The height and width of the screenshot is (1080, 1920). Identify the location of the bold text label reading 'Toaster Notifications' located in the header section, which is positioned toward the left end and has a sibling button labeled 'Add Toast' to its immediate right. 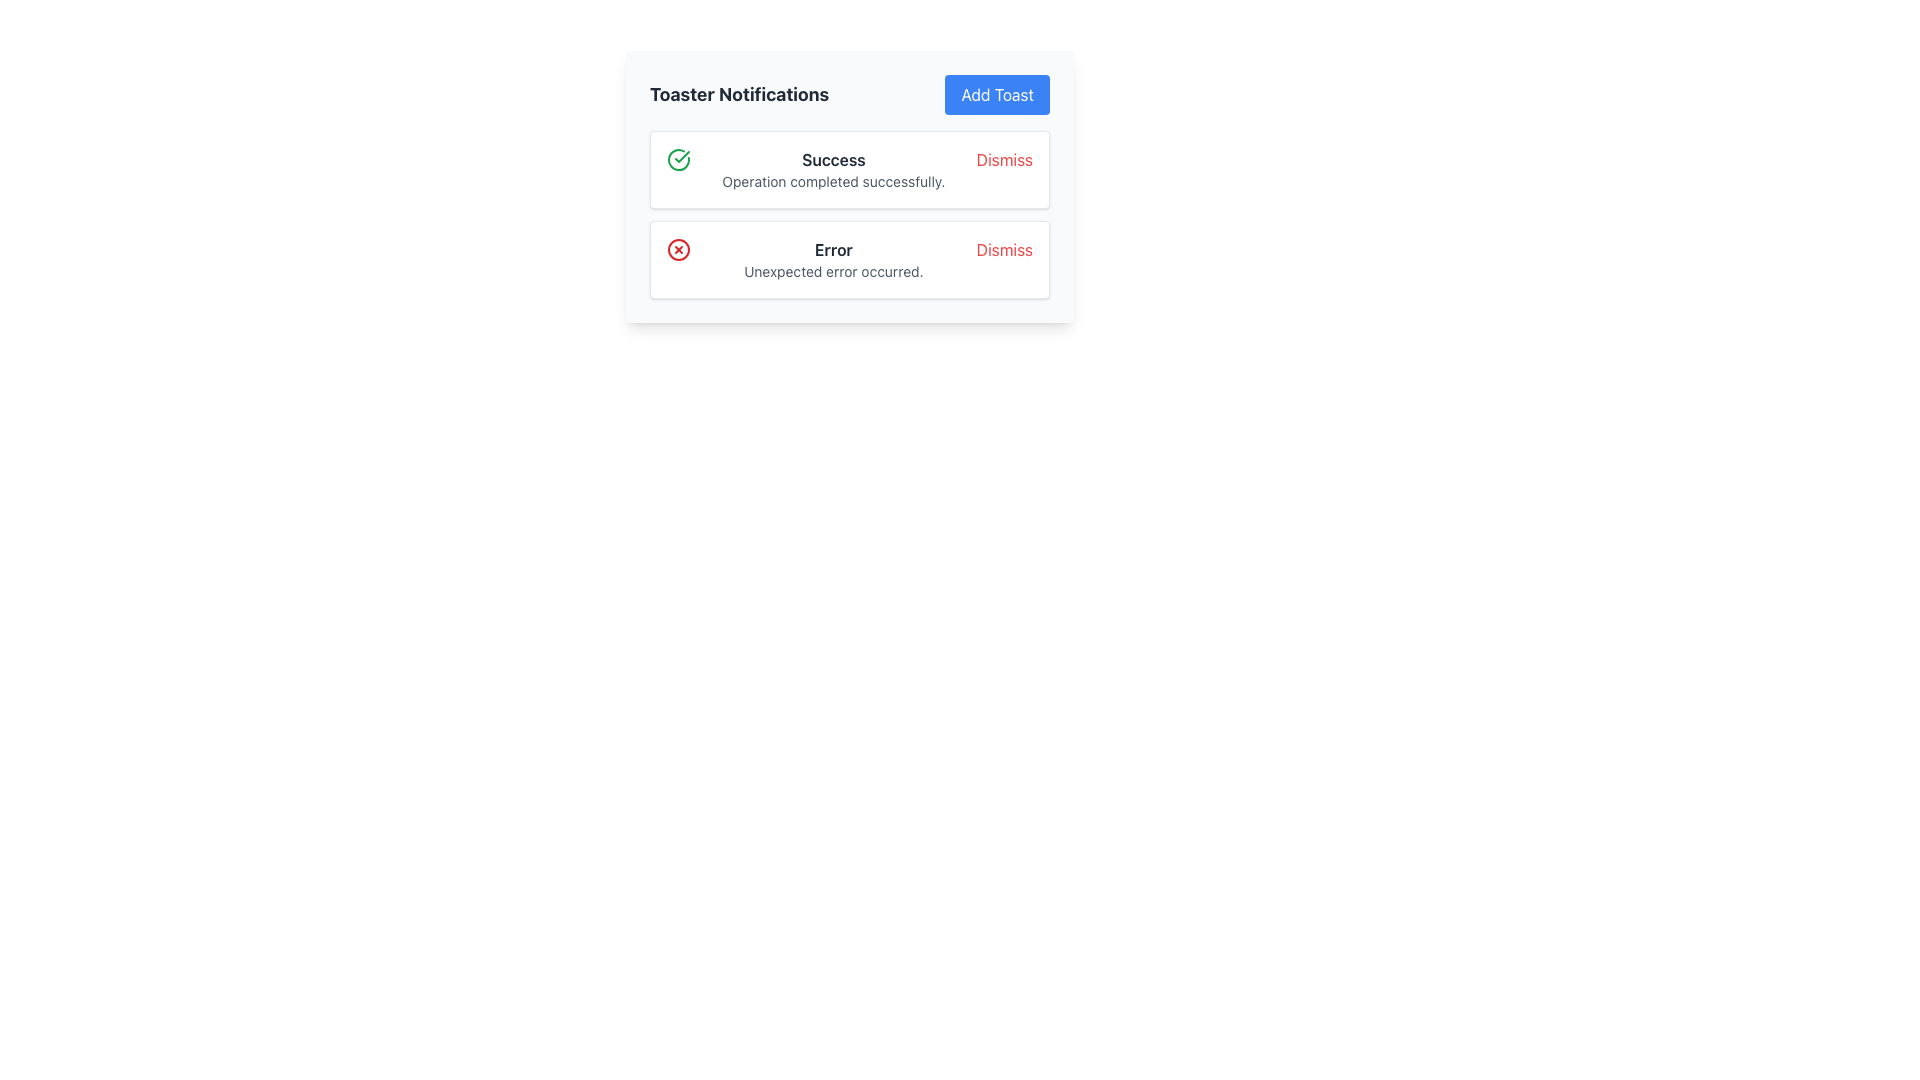
(738, 95).